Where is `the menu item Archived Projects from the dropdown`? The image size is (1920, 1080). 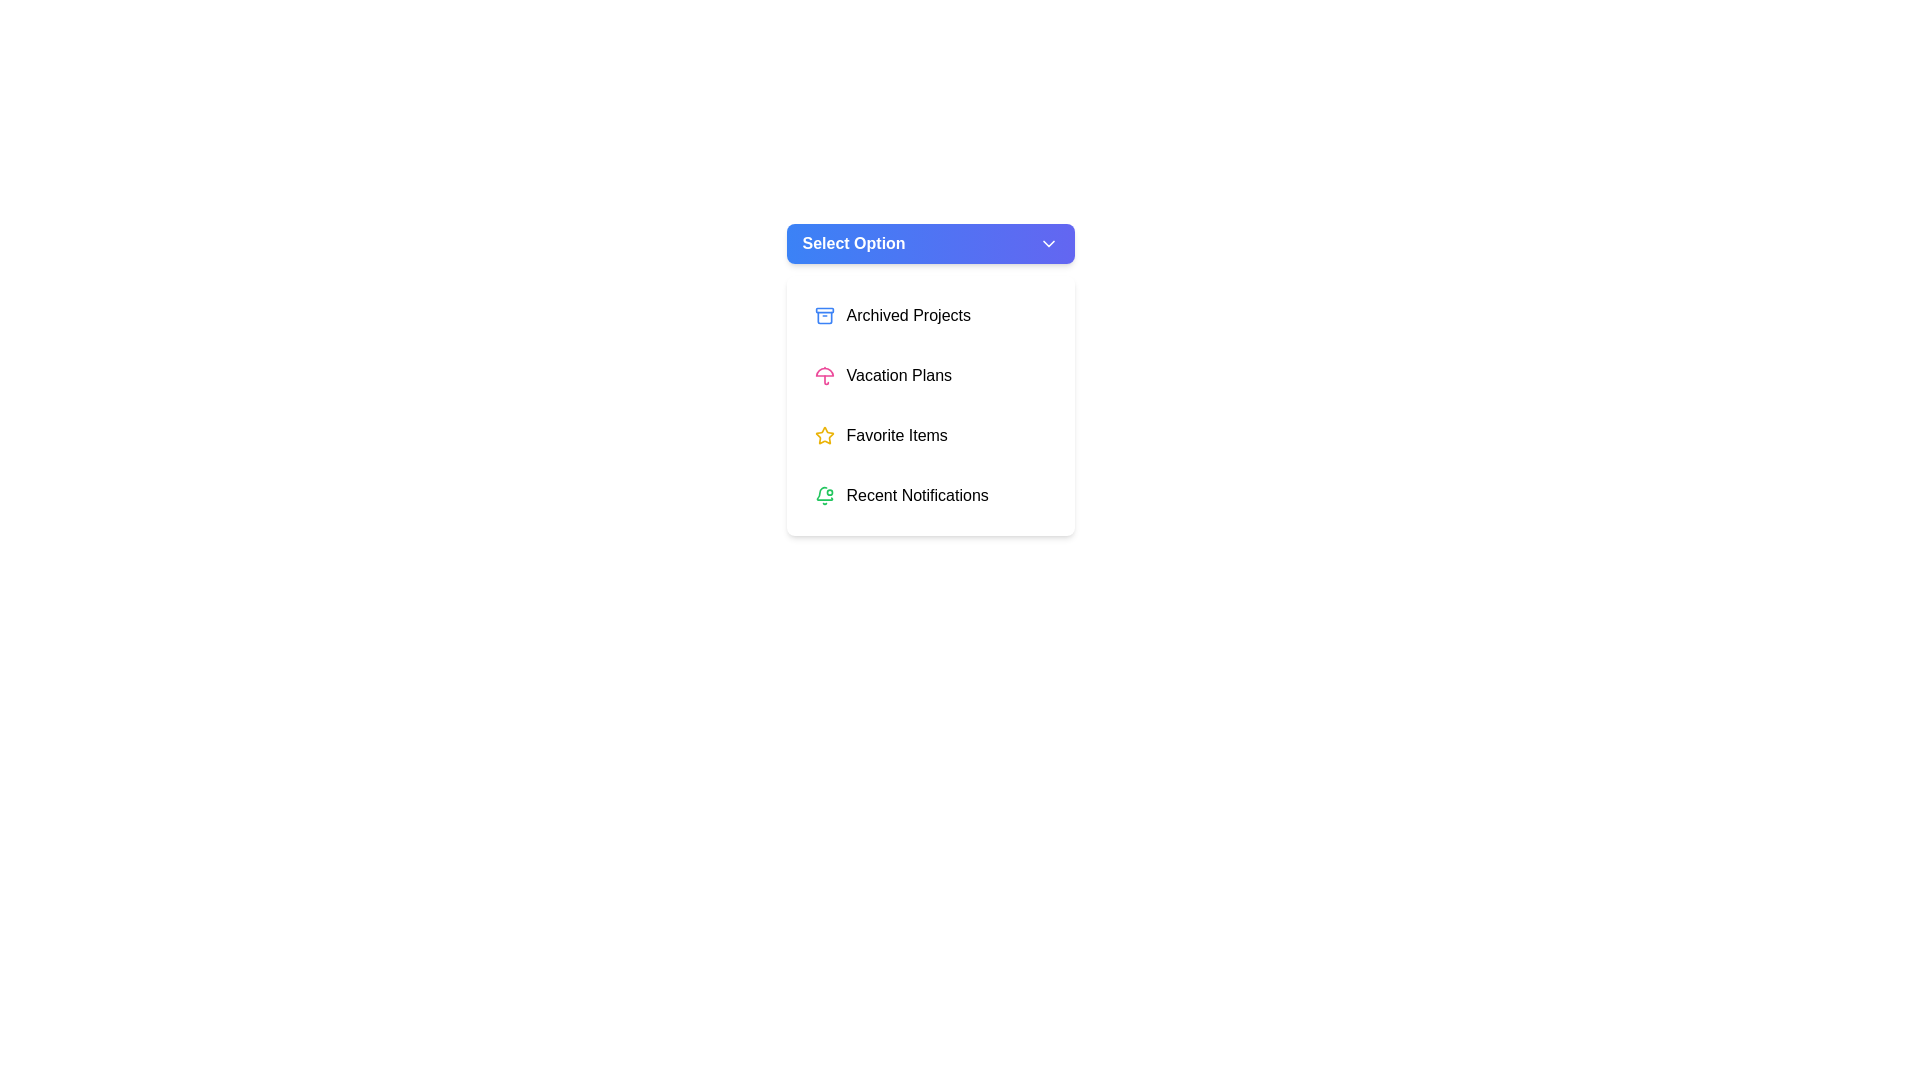
the menu item Archived Projects from the dropdown is located at coordinates (929, 315).